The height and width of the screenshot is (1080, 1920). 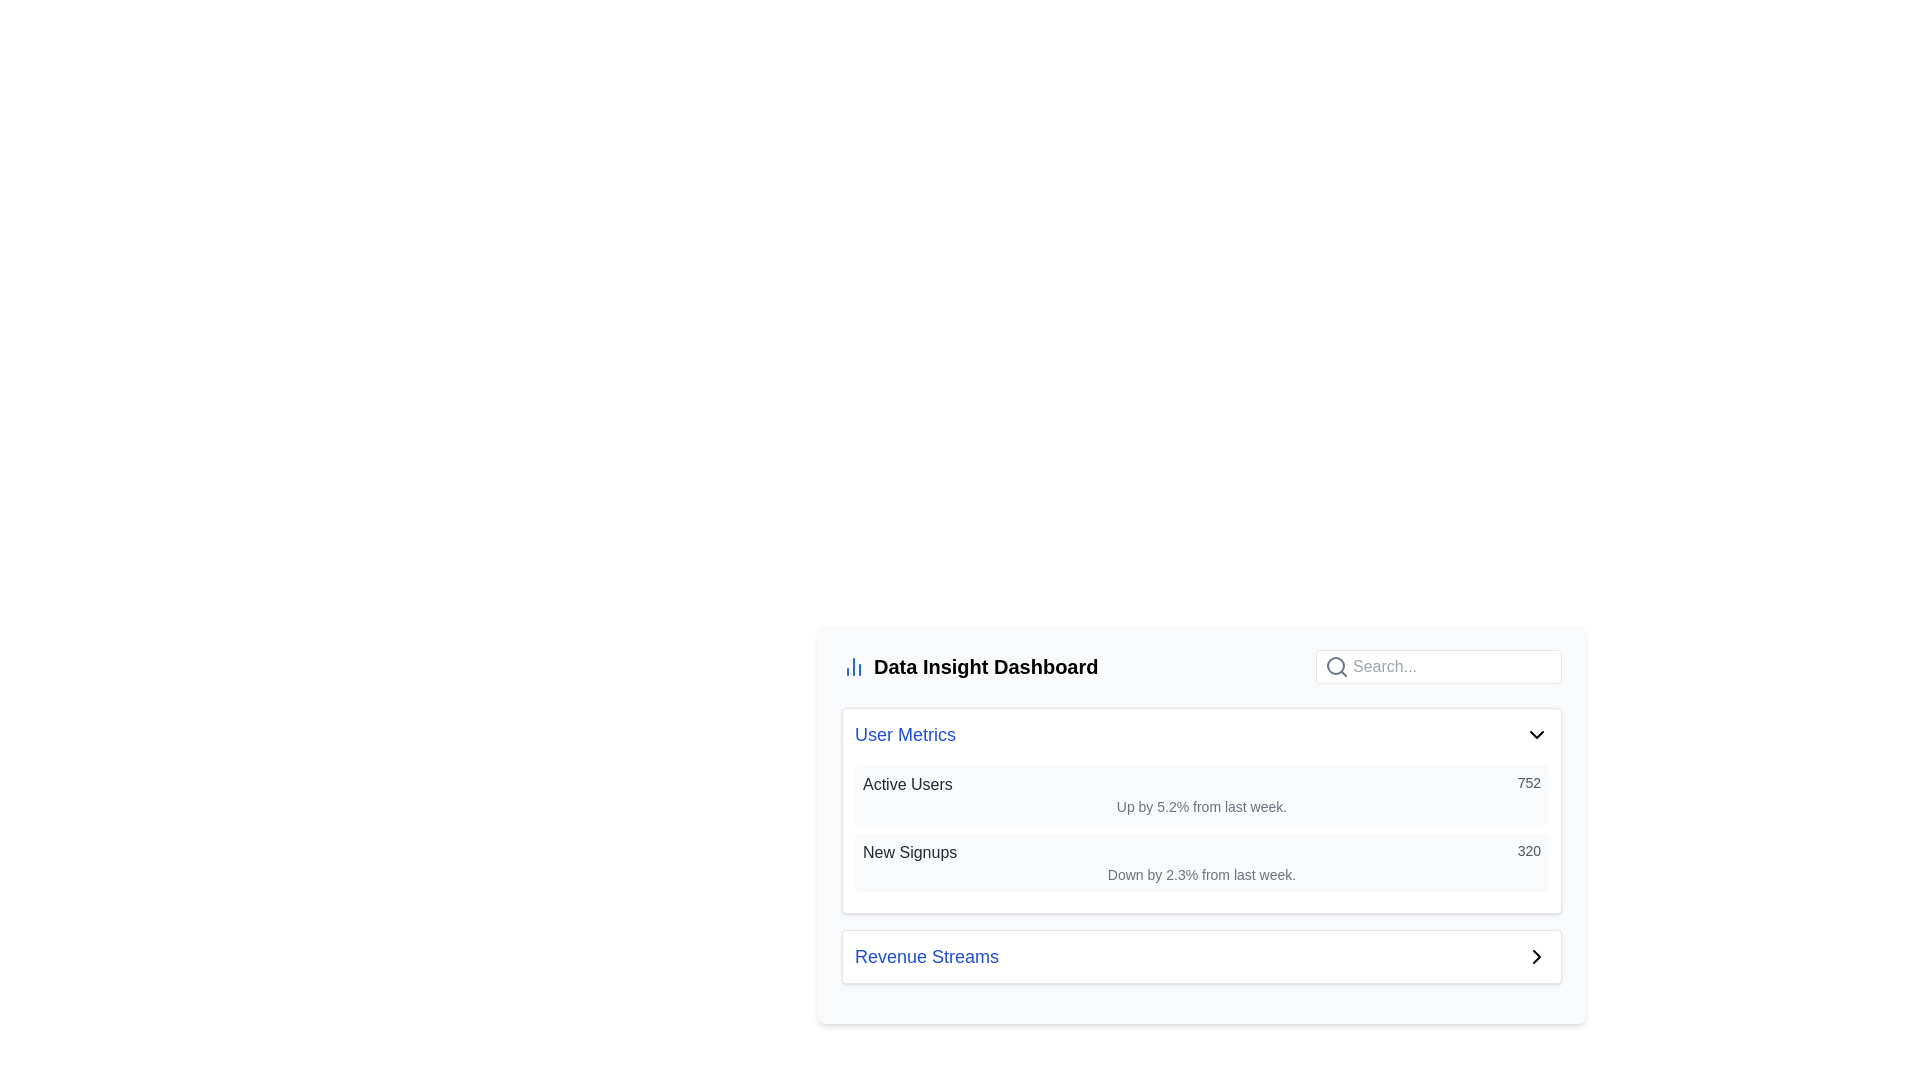 What do you see at coordinates (1535, 955) in the screenshot?
I see `the navigation icon located on the far right of the 'Revenue Streams' bar to possibly trigger highlighting` at bounding box center [1535, 955].